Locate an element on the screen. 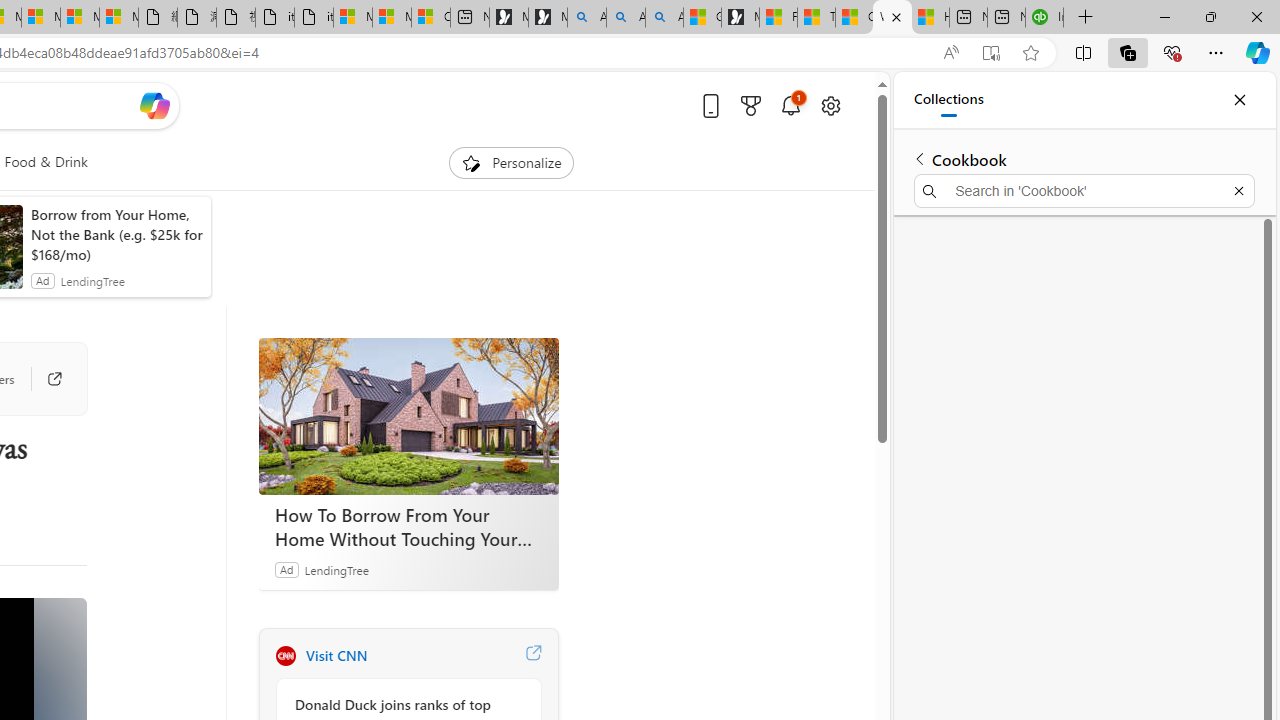 Image resolution: width=1280 pixels, height=720 pixels. 'Alabama high school quarterback dies - Search Videos' is located at coordinates (664, 17).